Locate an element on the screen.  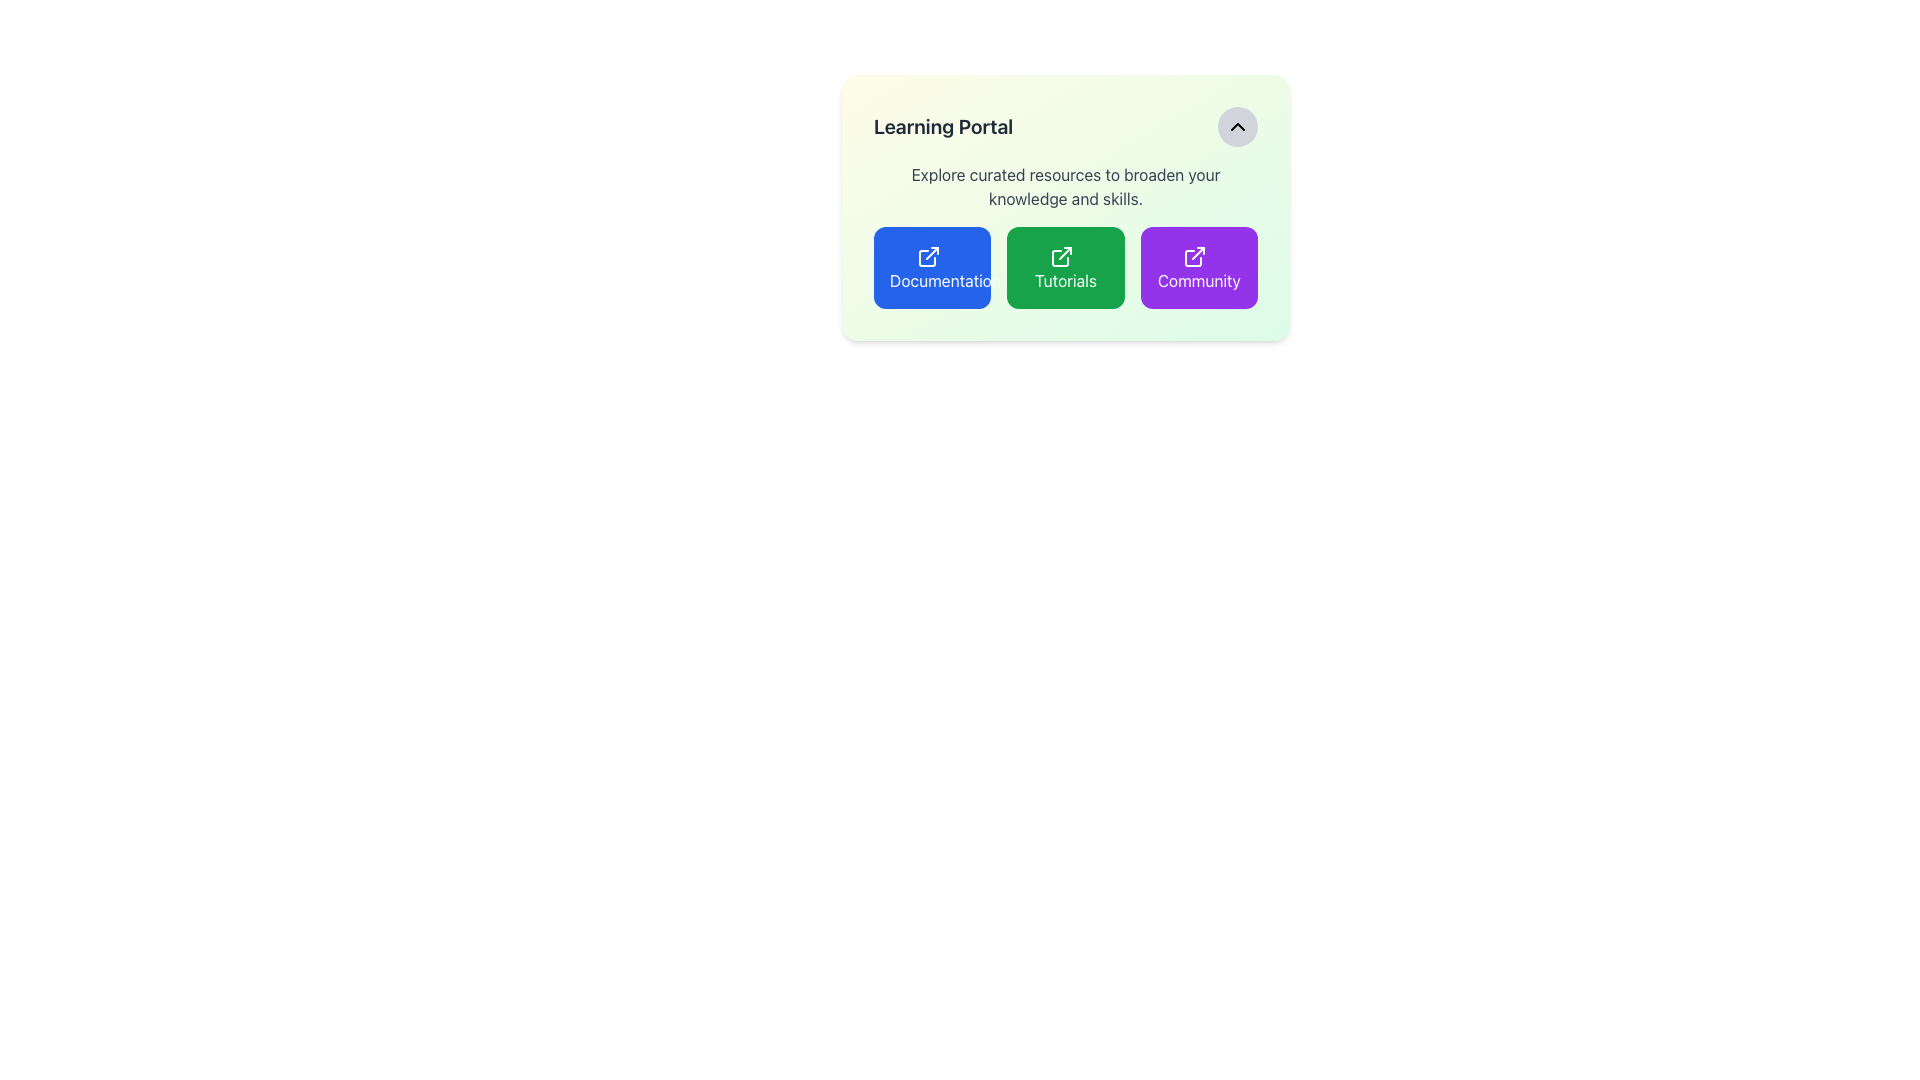
the visual indicator icon located to the left of the 'Tutorials' text label within the 'Tutorials' button at the center of the lower part of the card is located at coordinates (1060, 255).